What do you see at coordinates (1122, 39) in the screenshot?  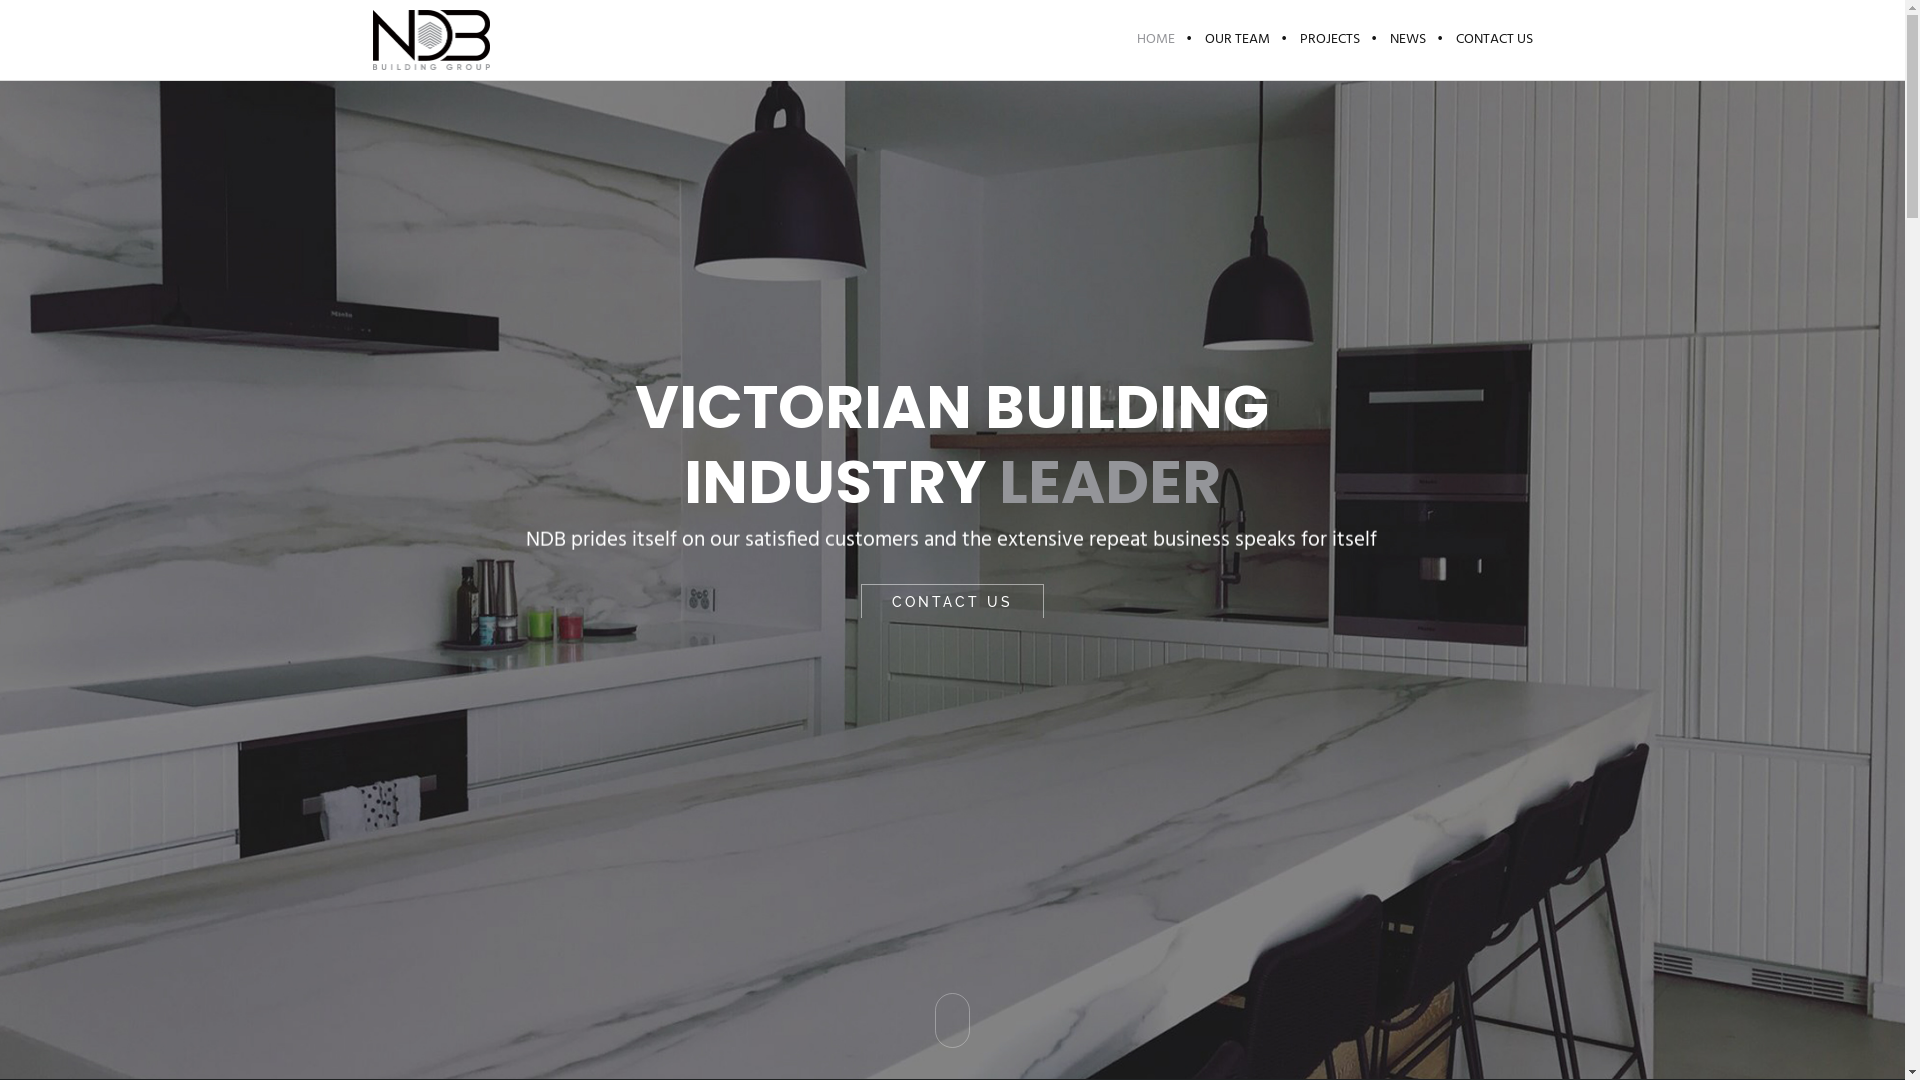 I see `'HOME'` at bounding box center [1122, 39].